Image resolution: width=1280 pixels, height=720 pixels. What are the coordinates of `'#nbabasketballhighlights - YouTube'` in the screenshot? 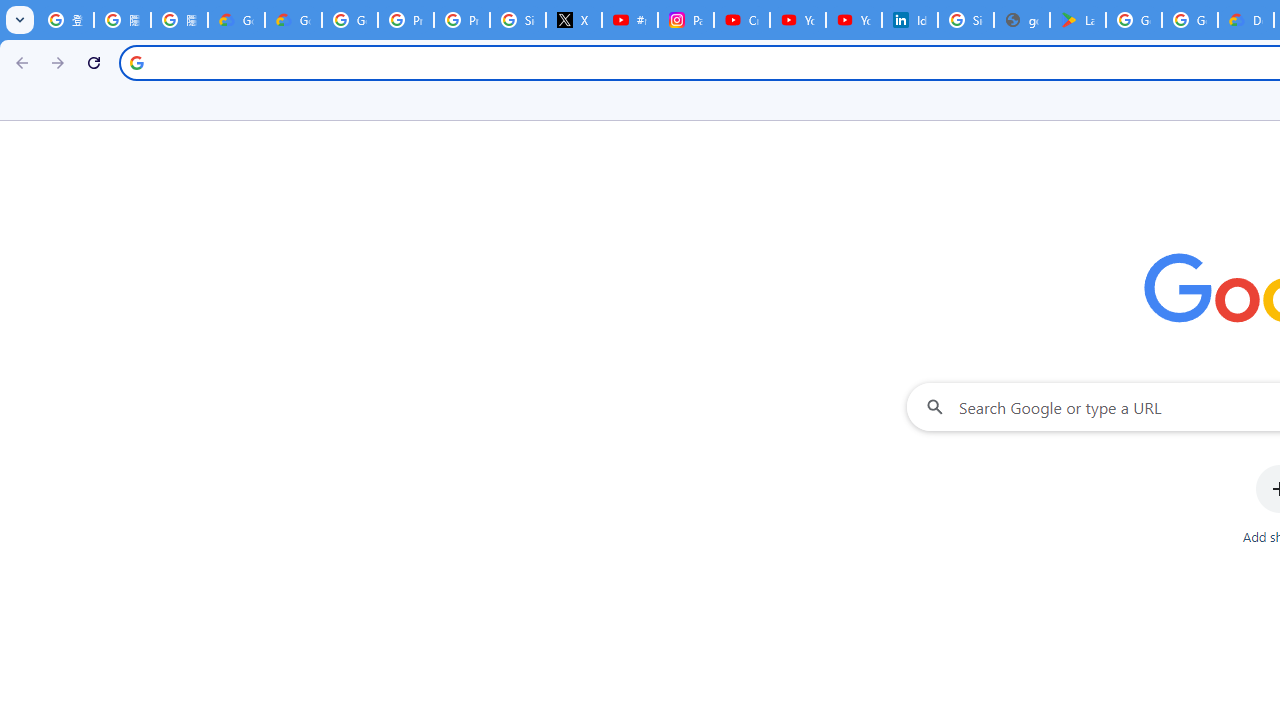 It's located at (628, 20).